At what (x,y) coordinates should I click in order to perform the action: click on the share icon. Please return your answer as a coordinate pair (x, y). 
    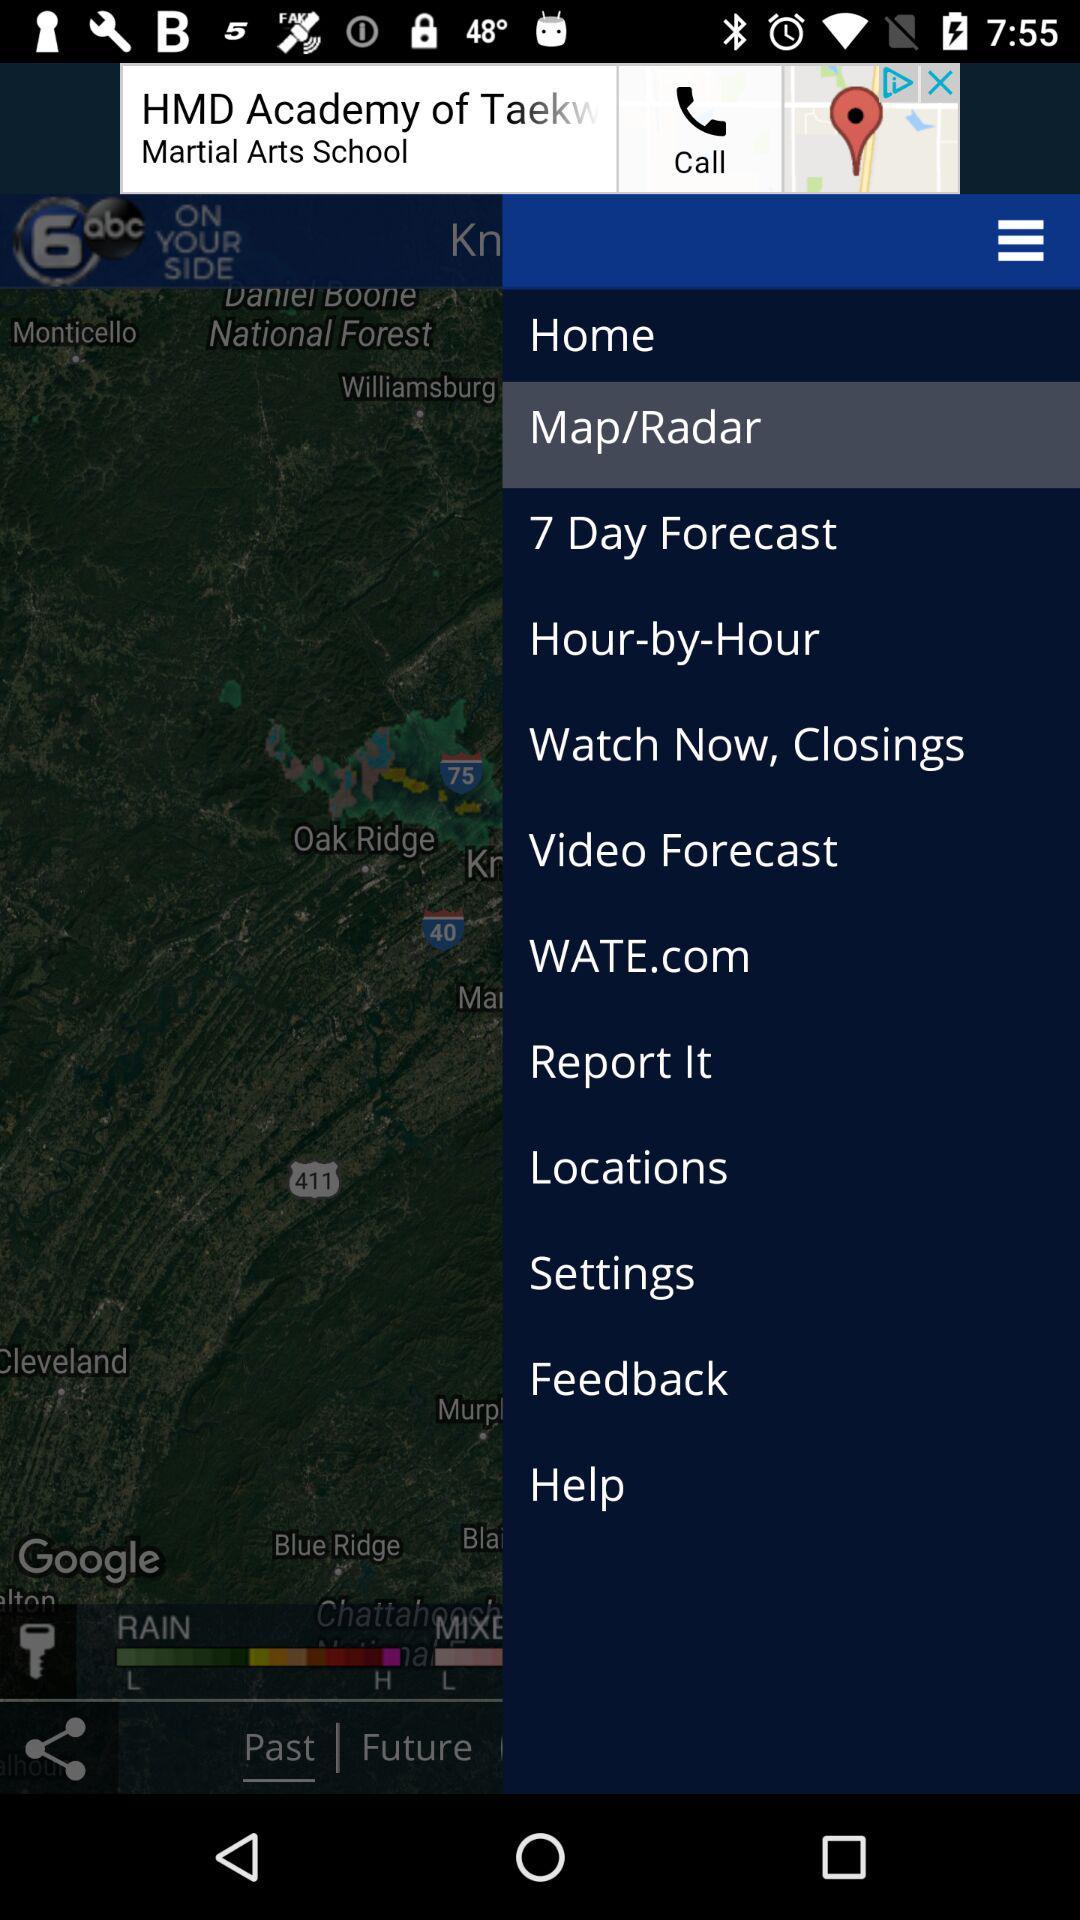
    Looking at the image, I should click on (58, 1746).